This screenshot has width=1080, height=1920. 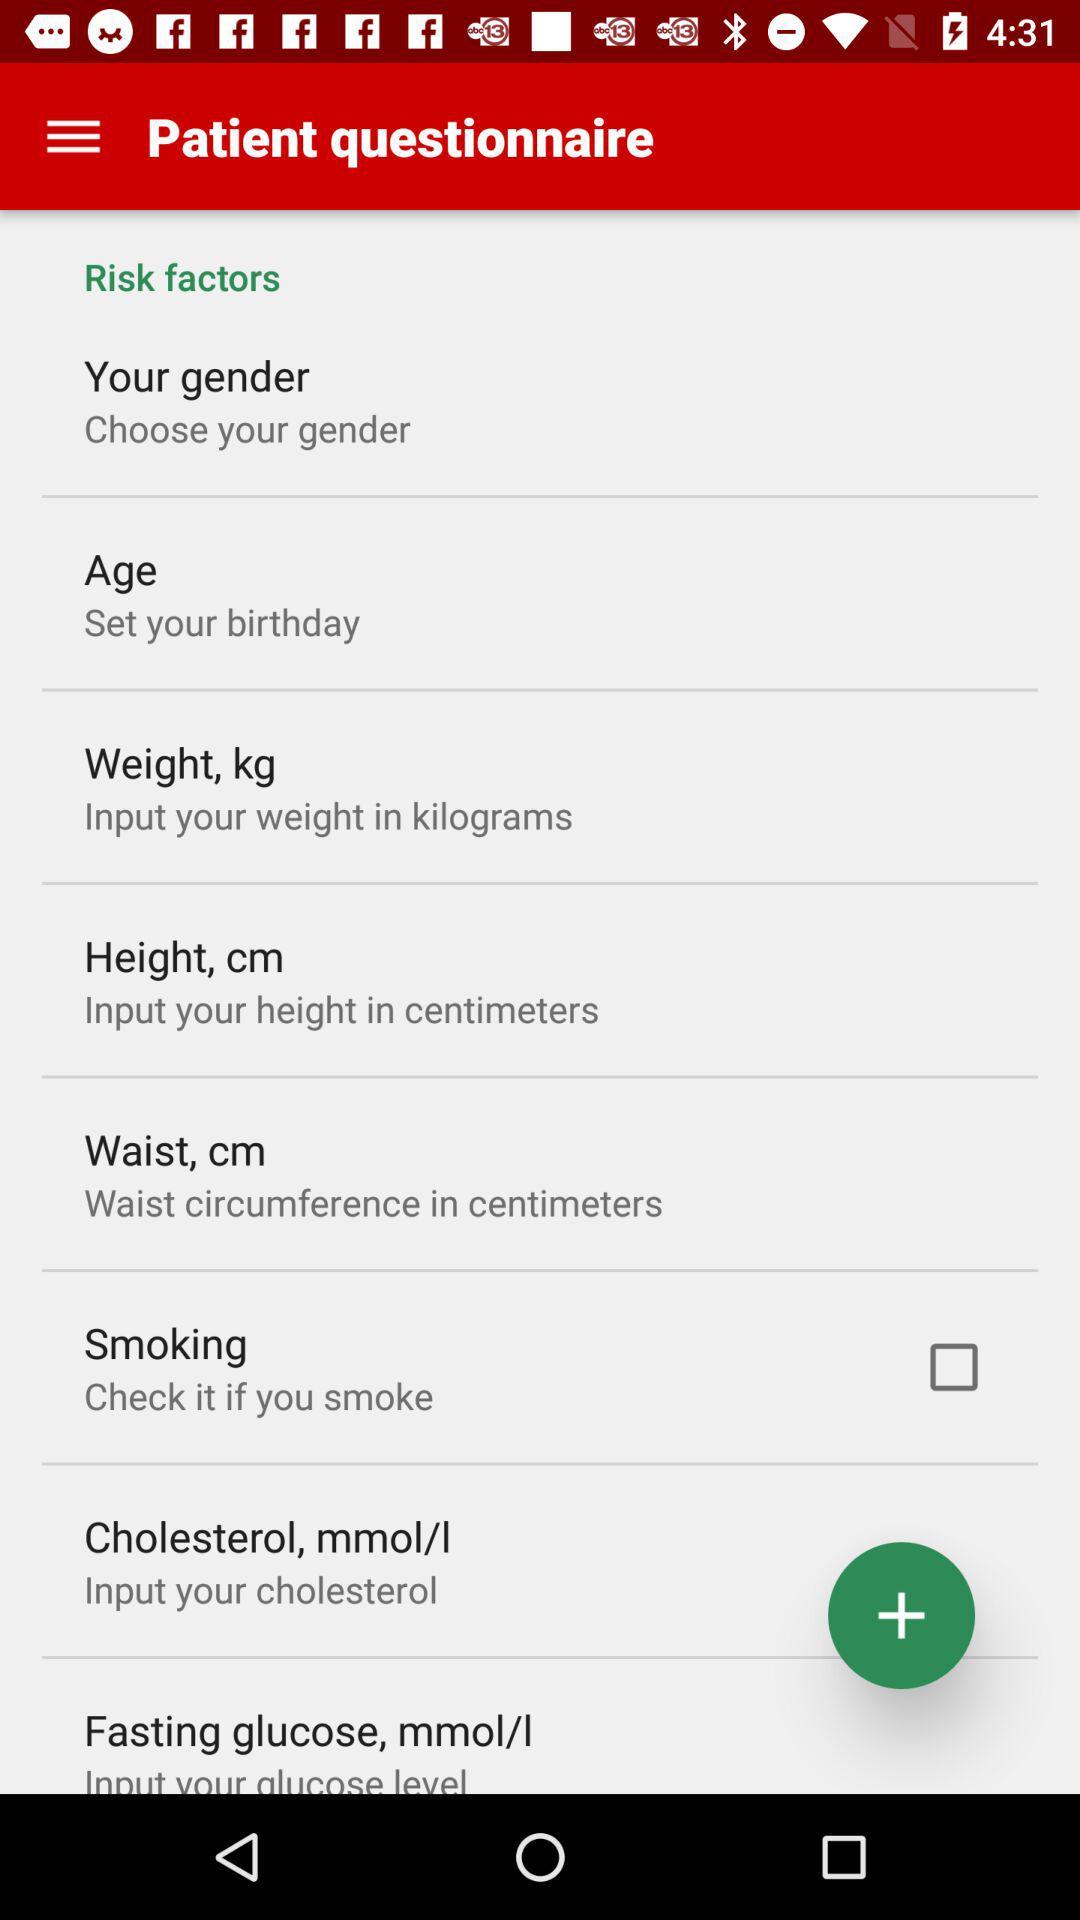 What do you see at coordinates (373, 1201) in the screenshot?
I see `the icon at the center` at bounding box center [373, 1201].